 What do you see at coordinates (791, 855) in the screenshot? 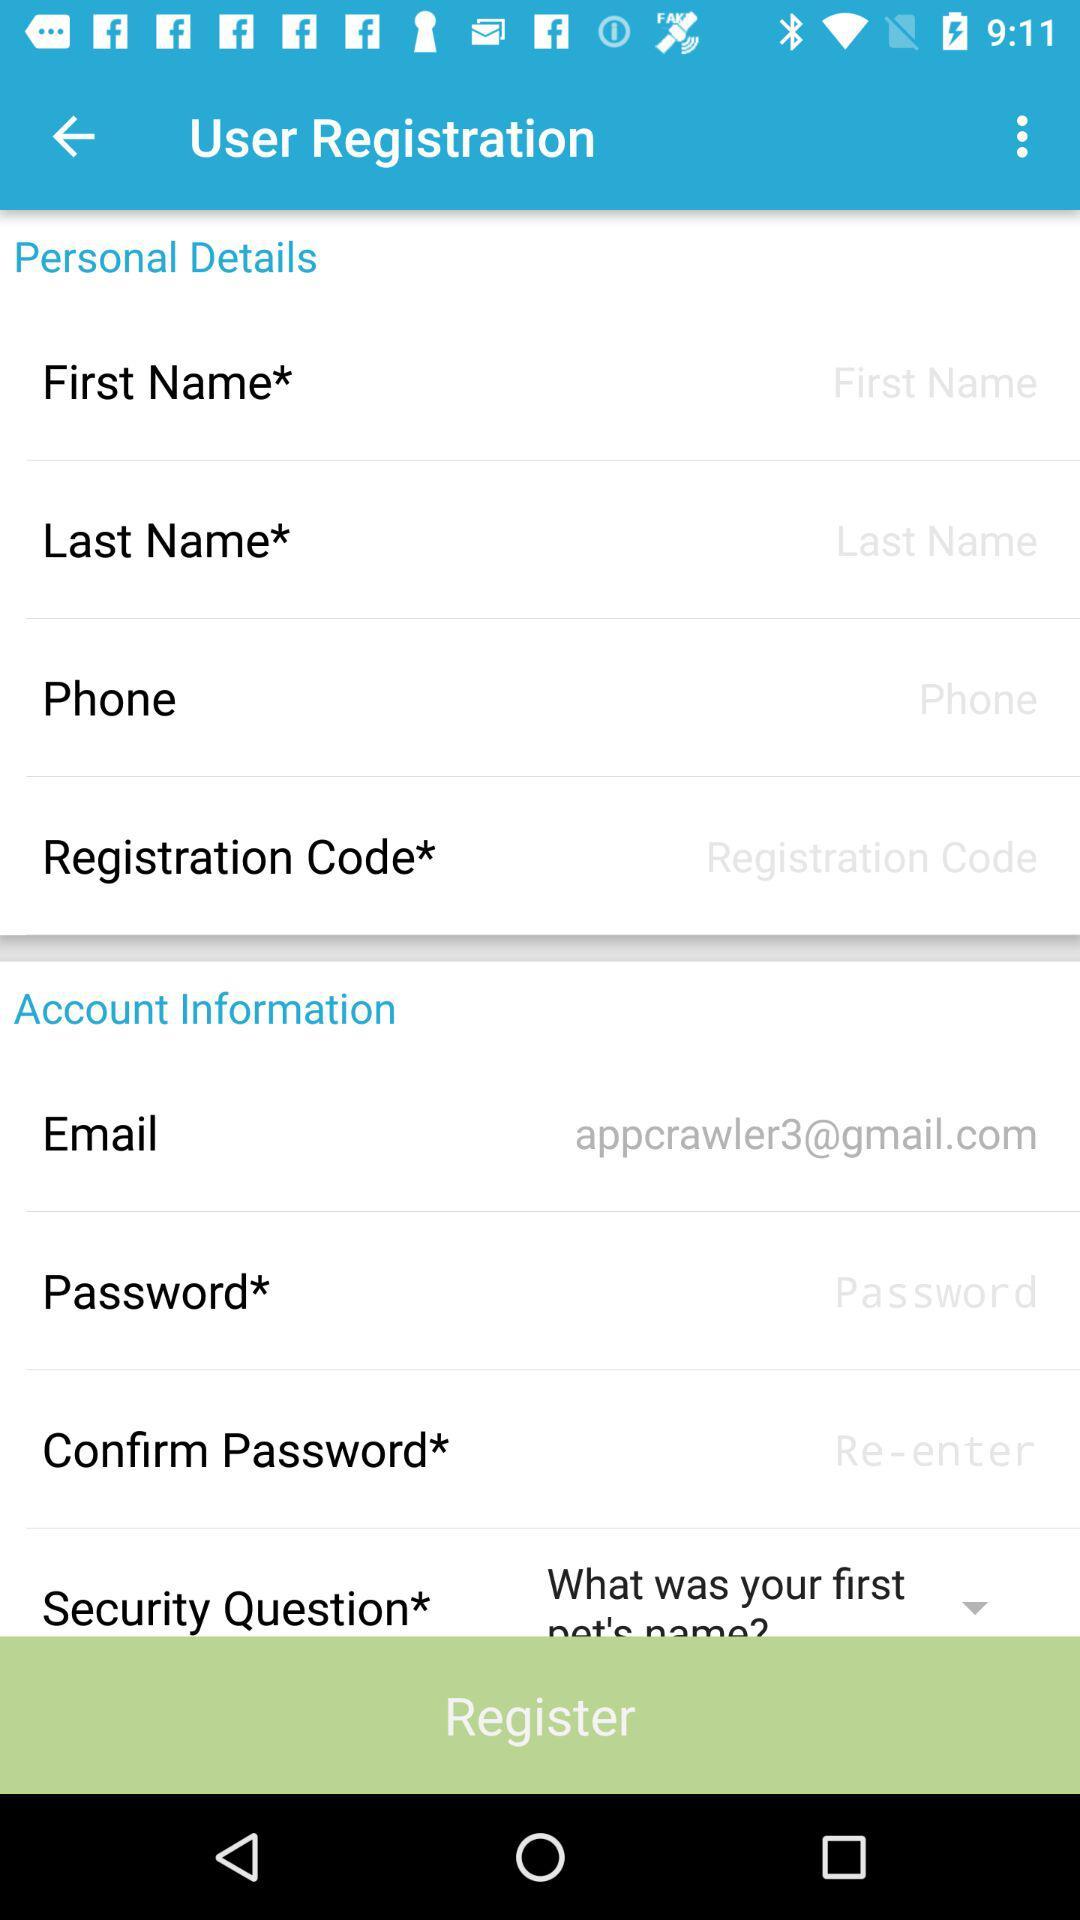
I see `blank column` at bounding box center [791, 855].